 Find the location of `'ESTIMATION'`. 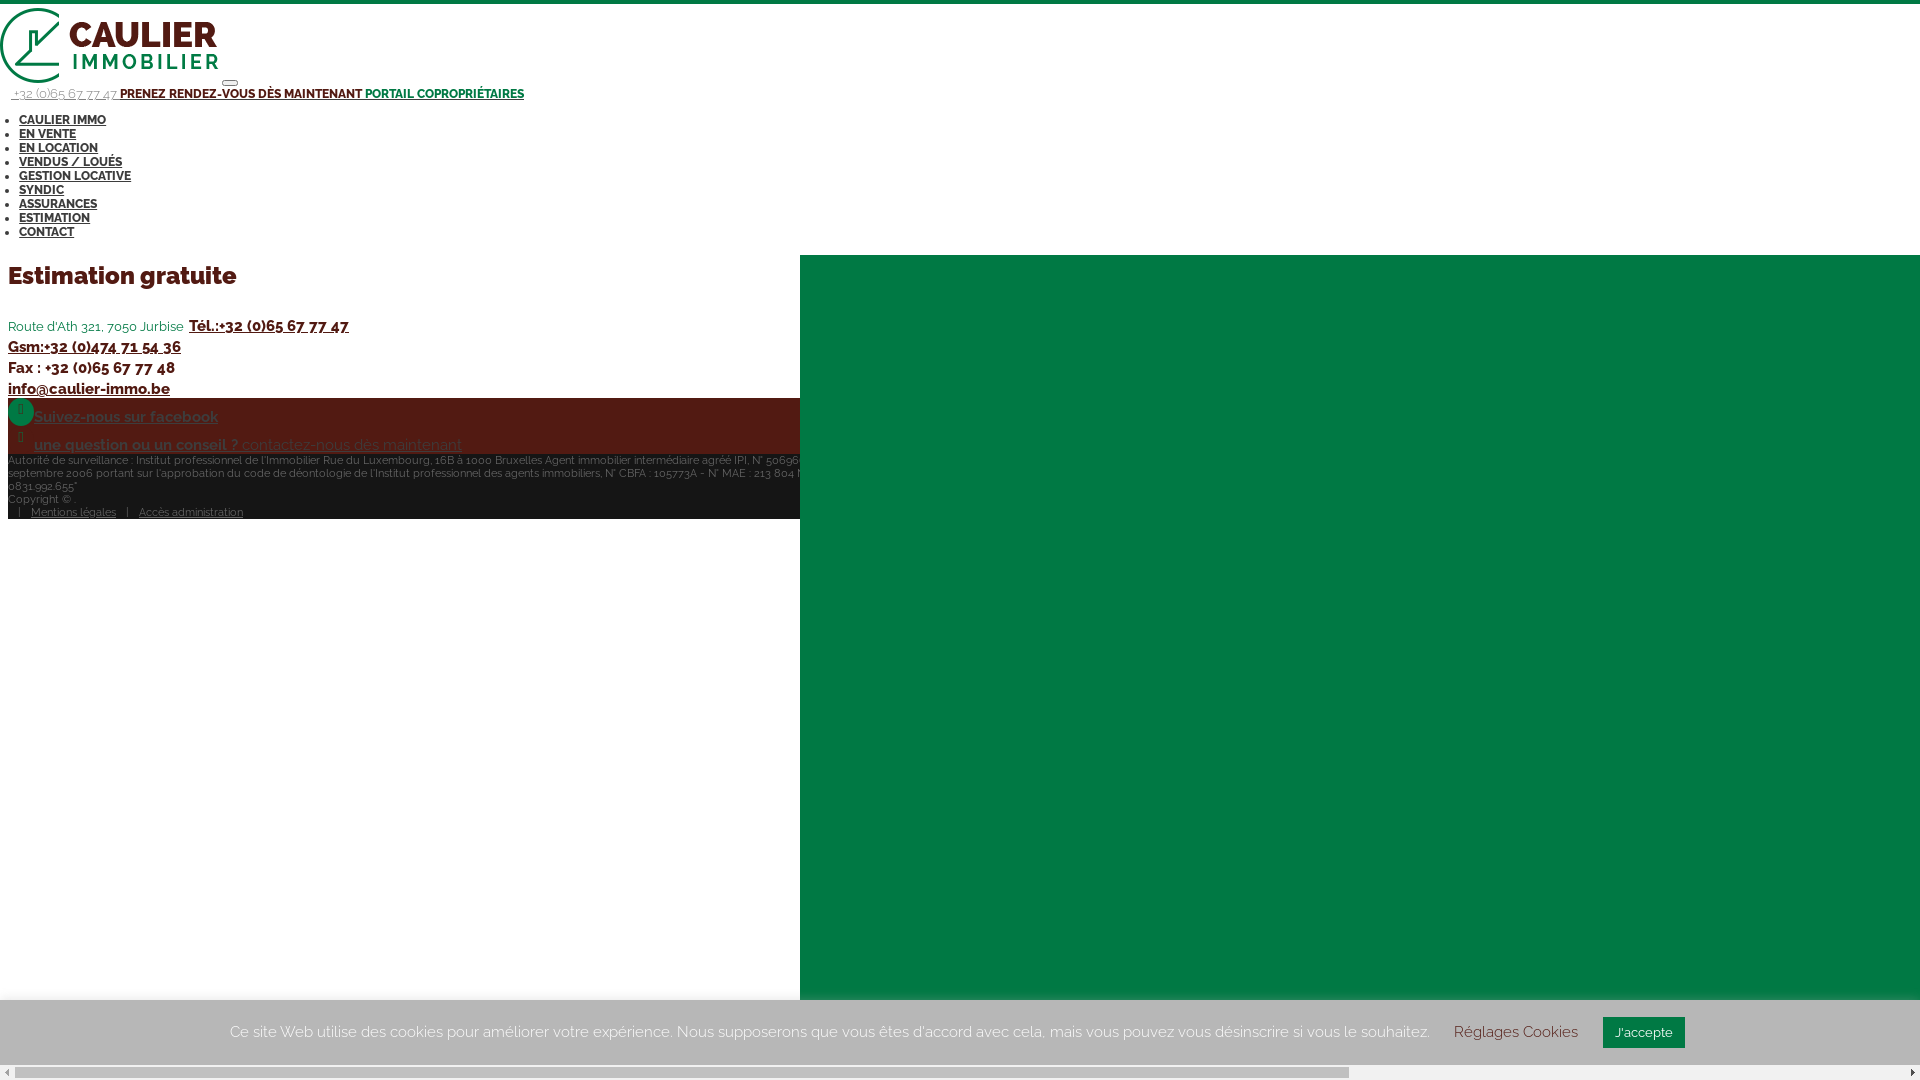

'ESTIMATION' is located at coordinates (54, 218).